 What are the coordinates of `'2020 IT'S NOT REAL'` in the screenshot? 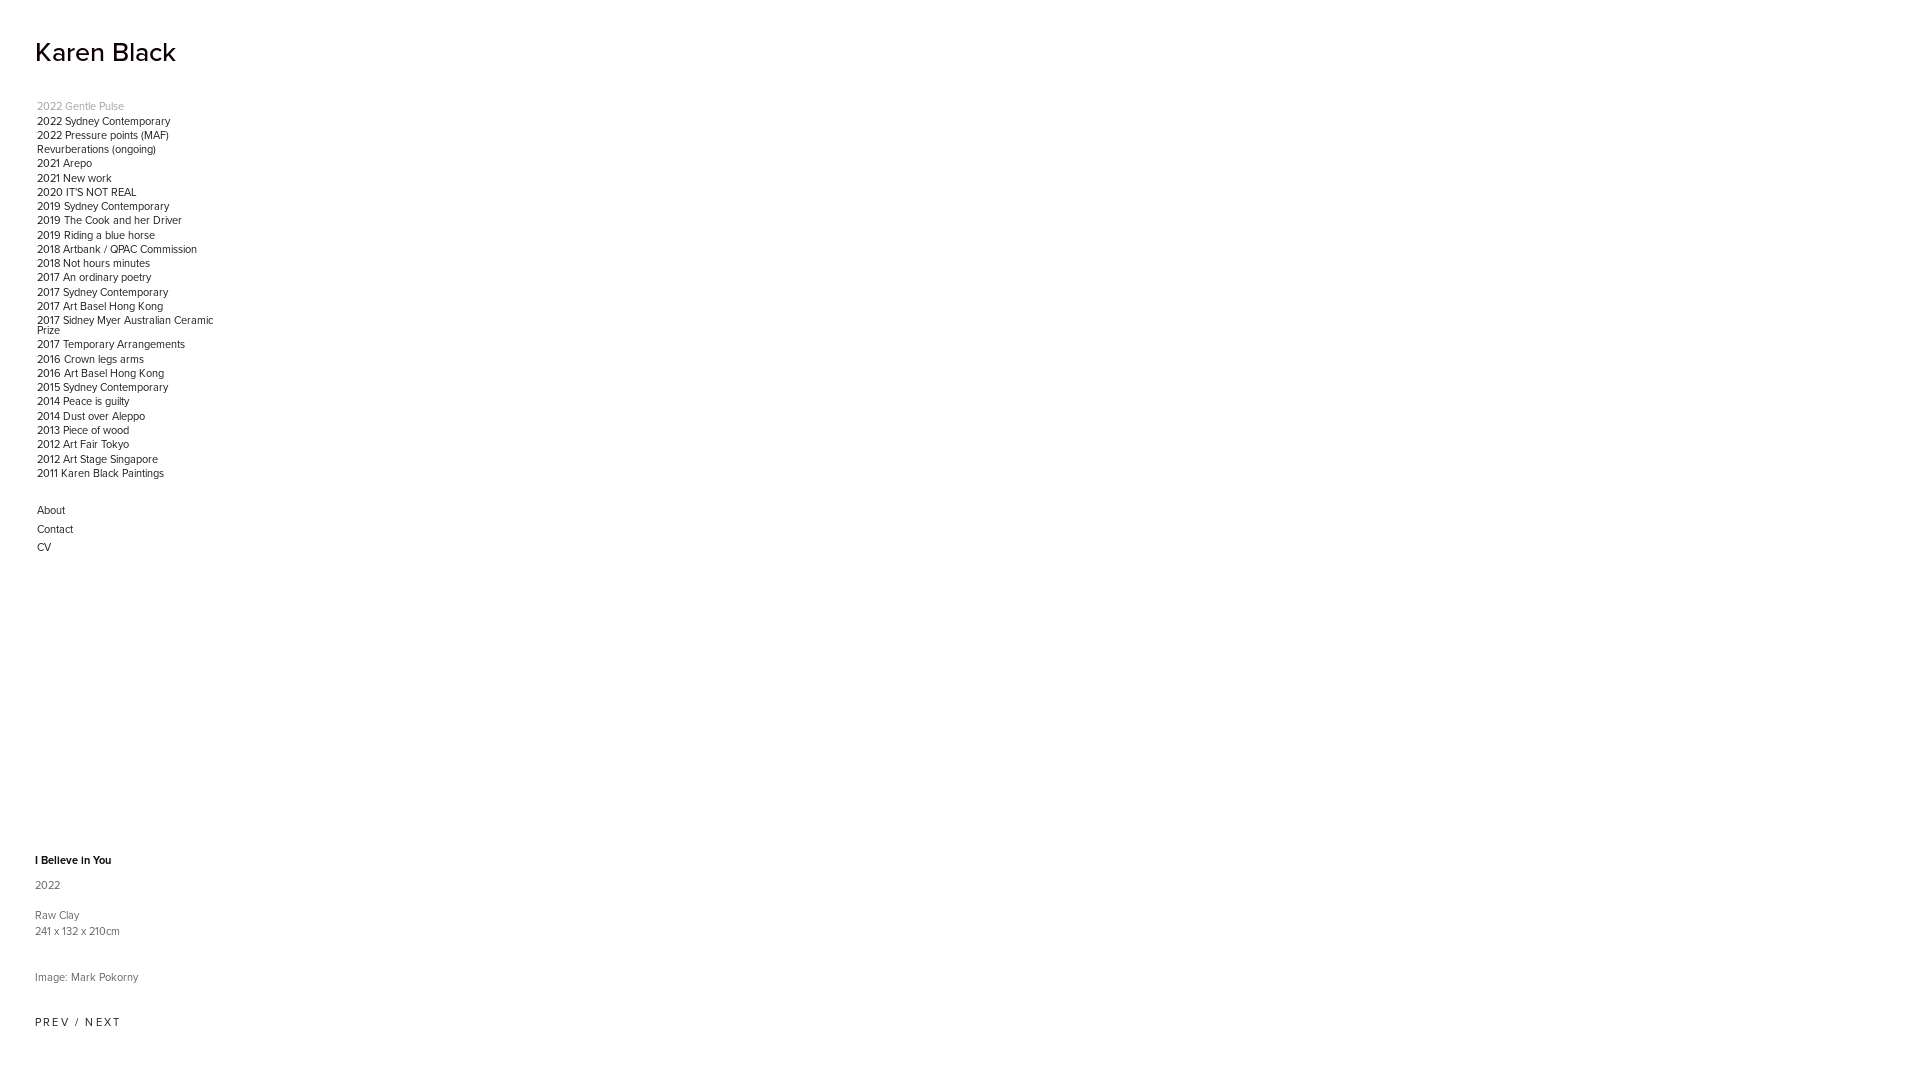 It's located at (128, 192).